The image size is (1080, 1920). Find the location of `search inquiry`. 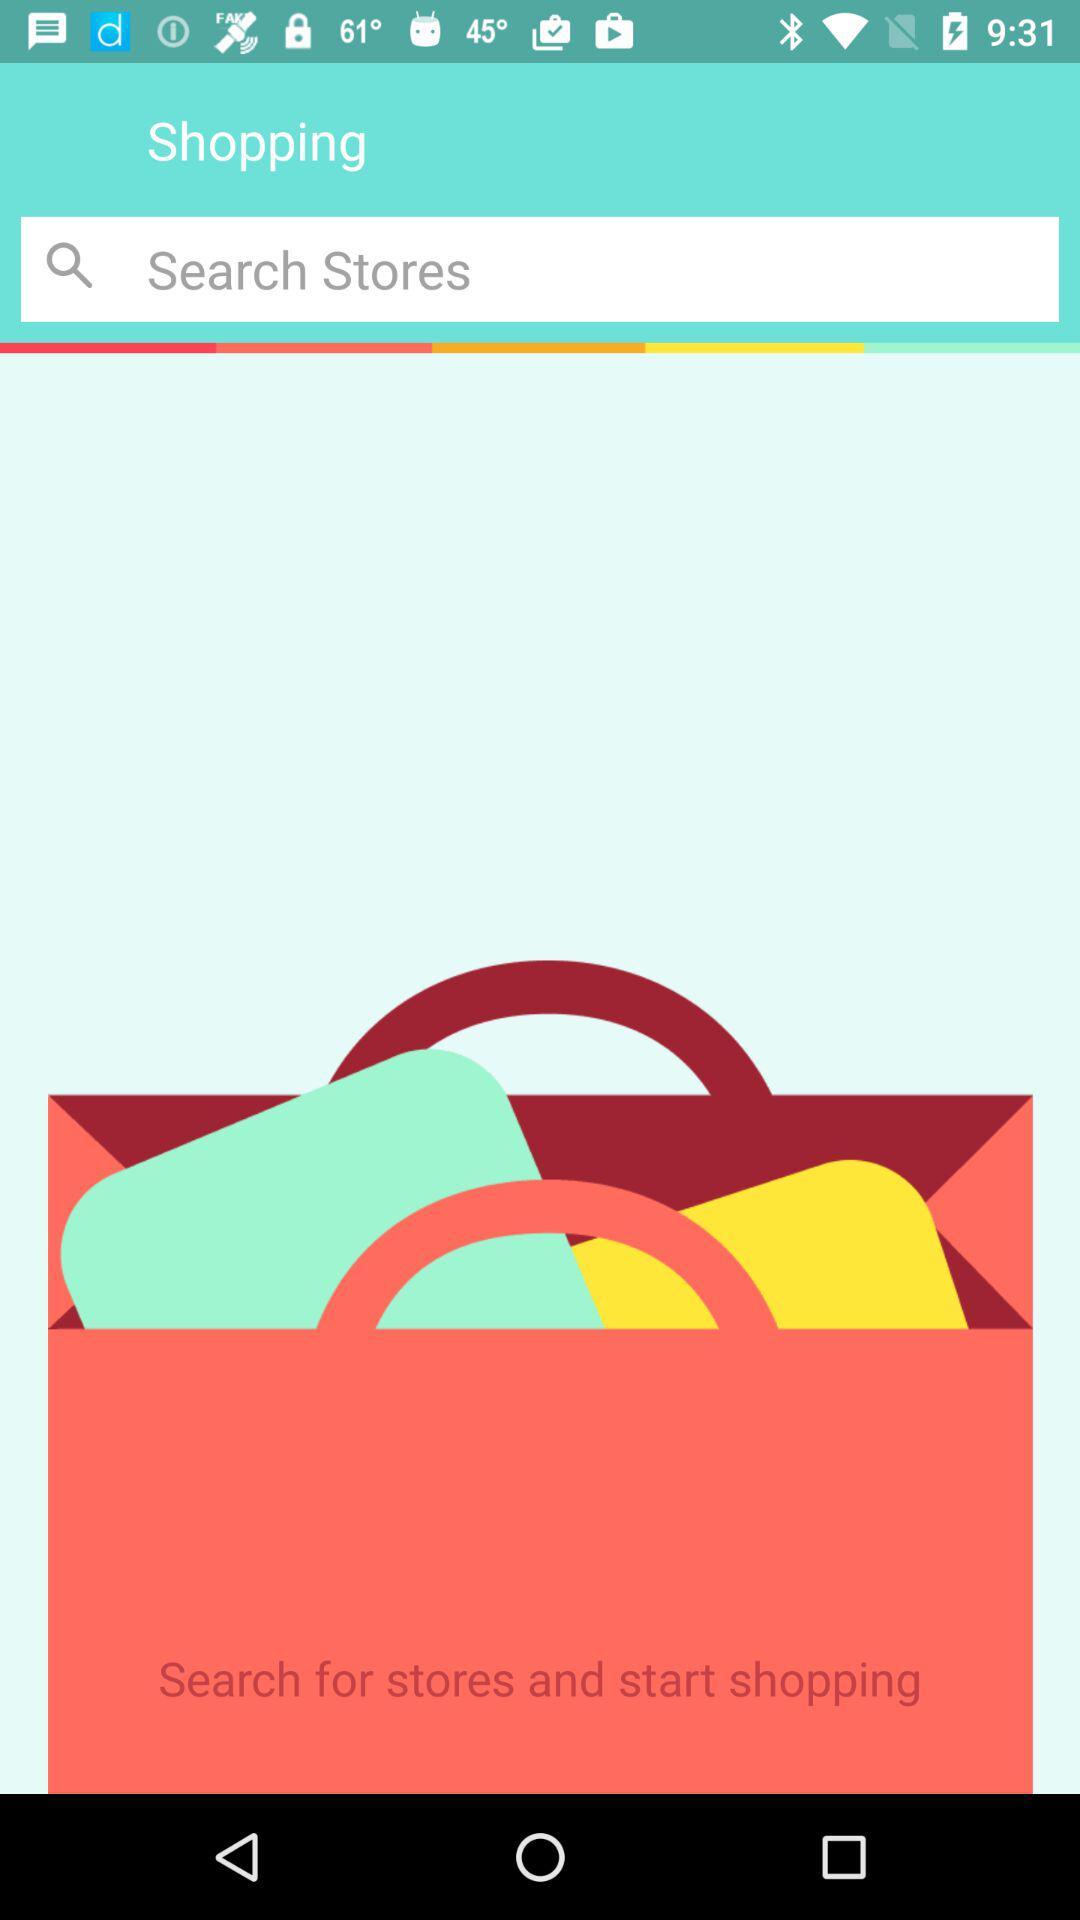

search inquiry is located at coordinates (601, 268).